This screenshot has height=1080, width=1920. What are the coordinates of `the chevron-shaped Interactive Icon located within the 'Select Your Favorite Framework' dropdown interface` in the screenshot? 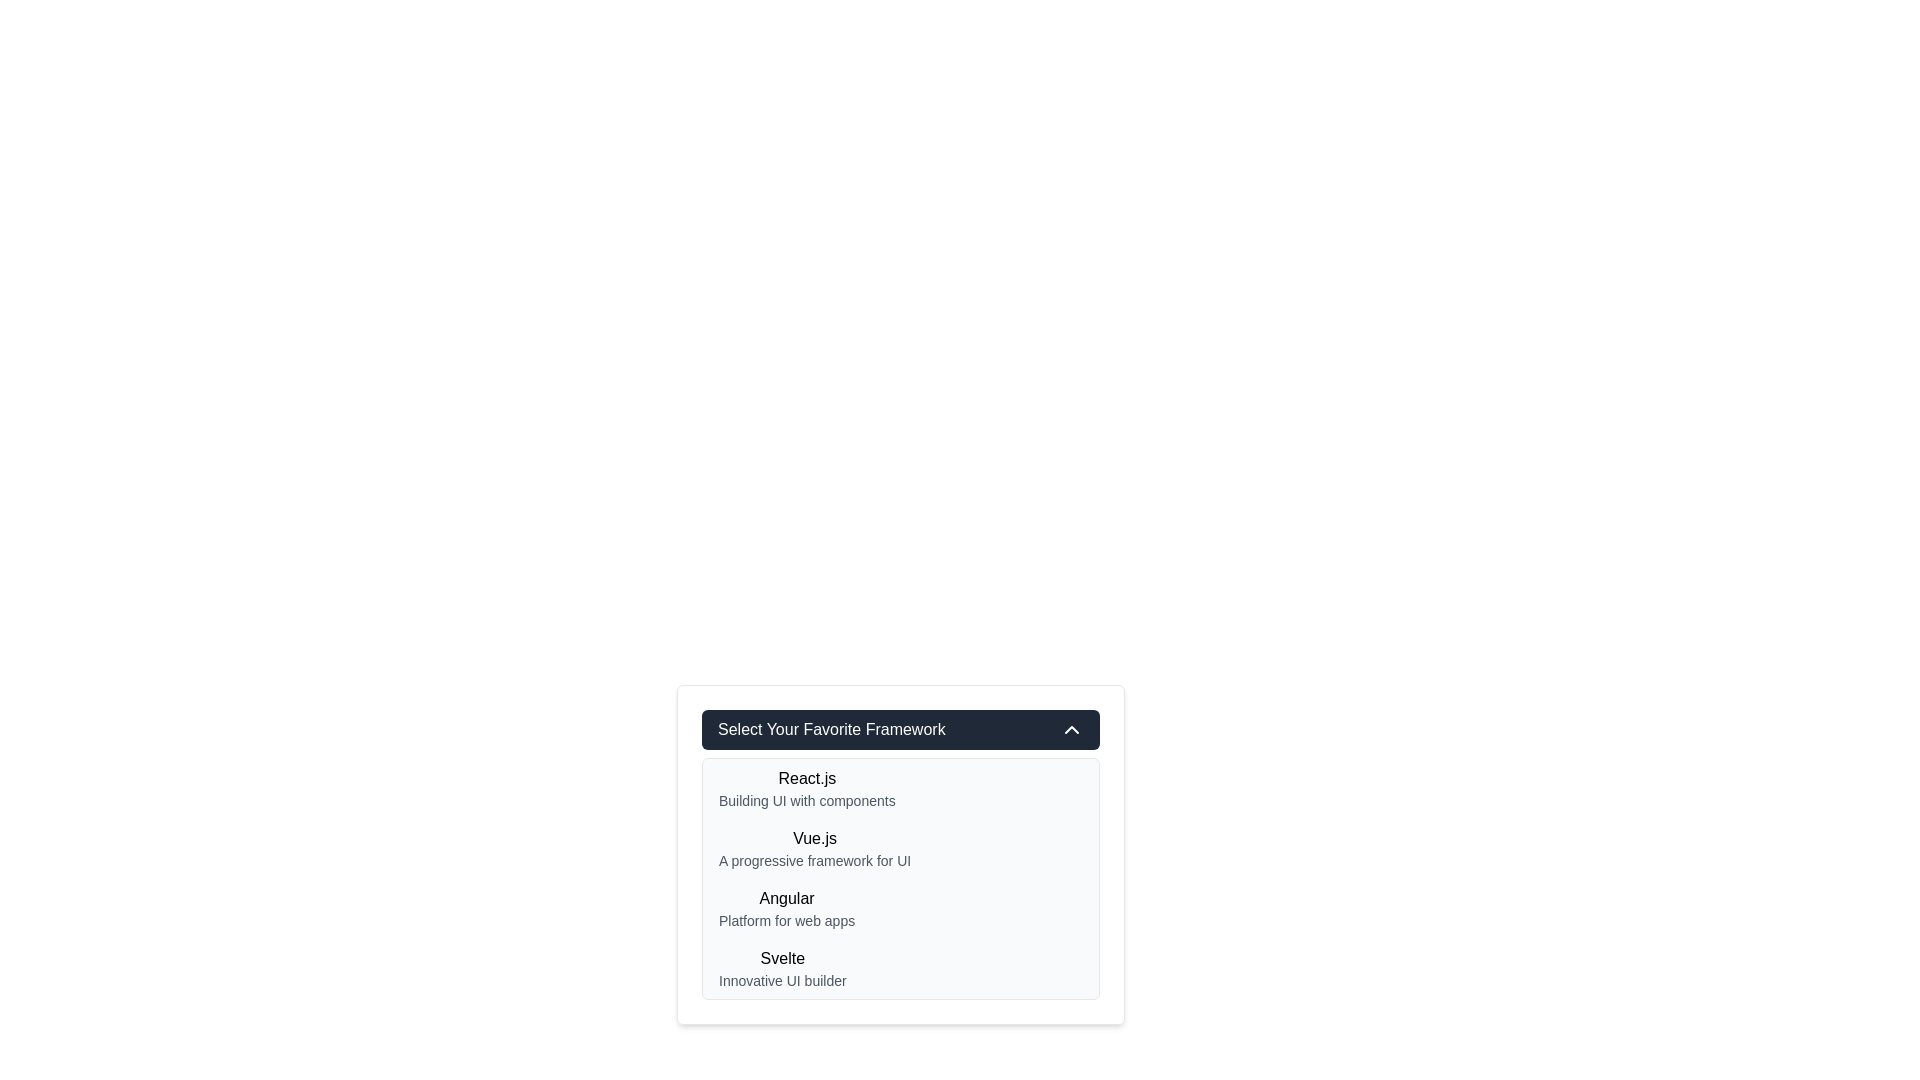 It's located at (1070, 729).